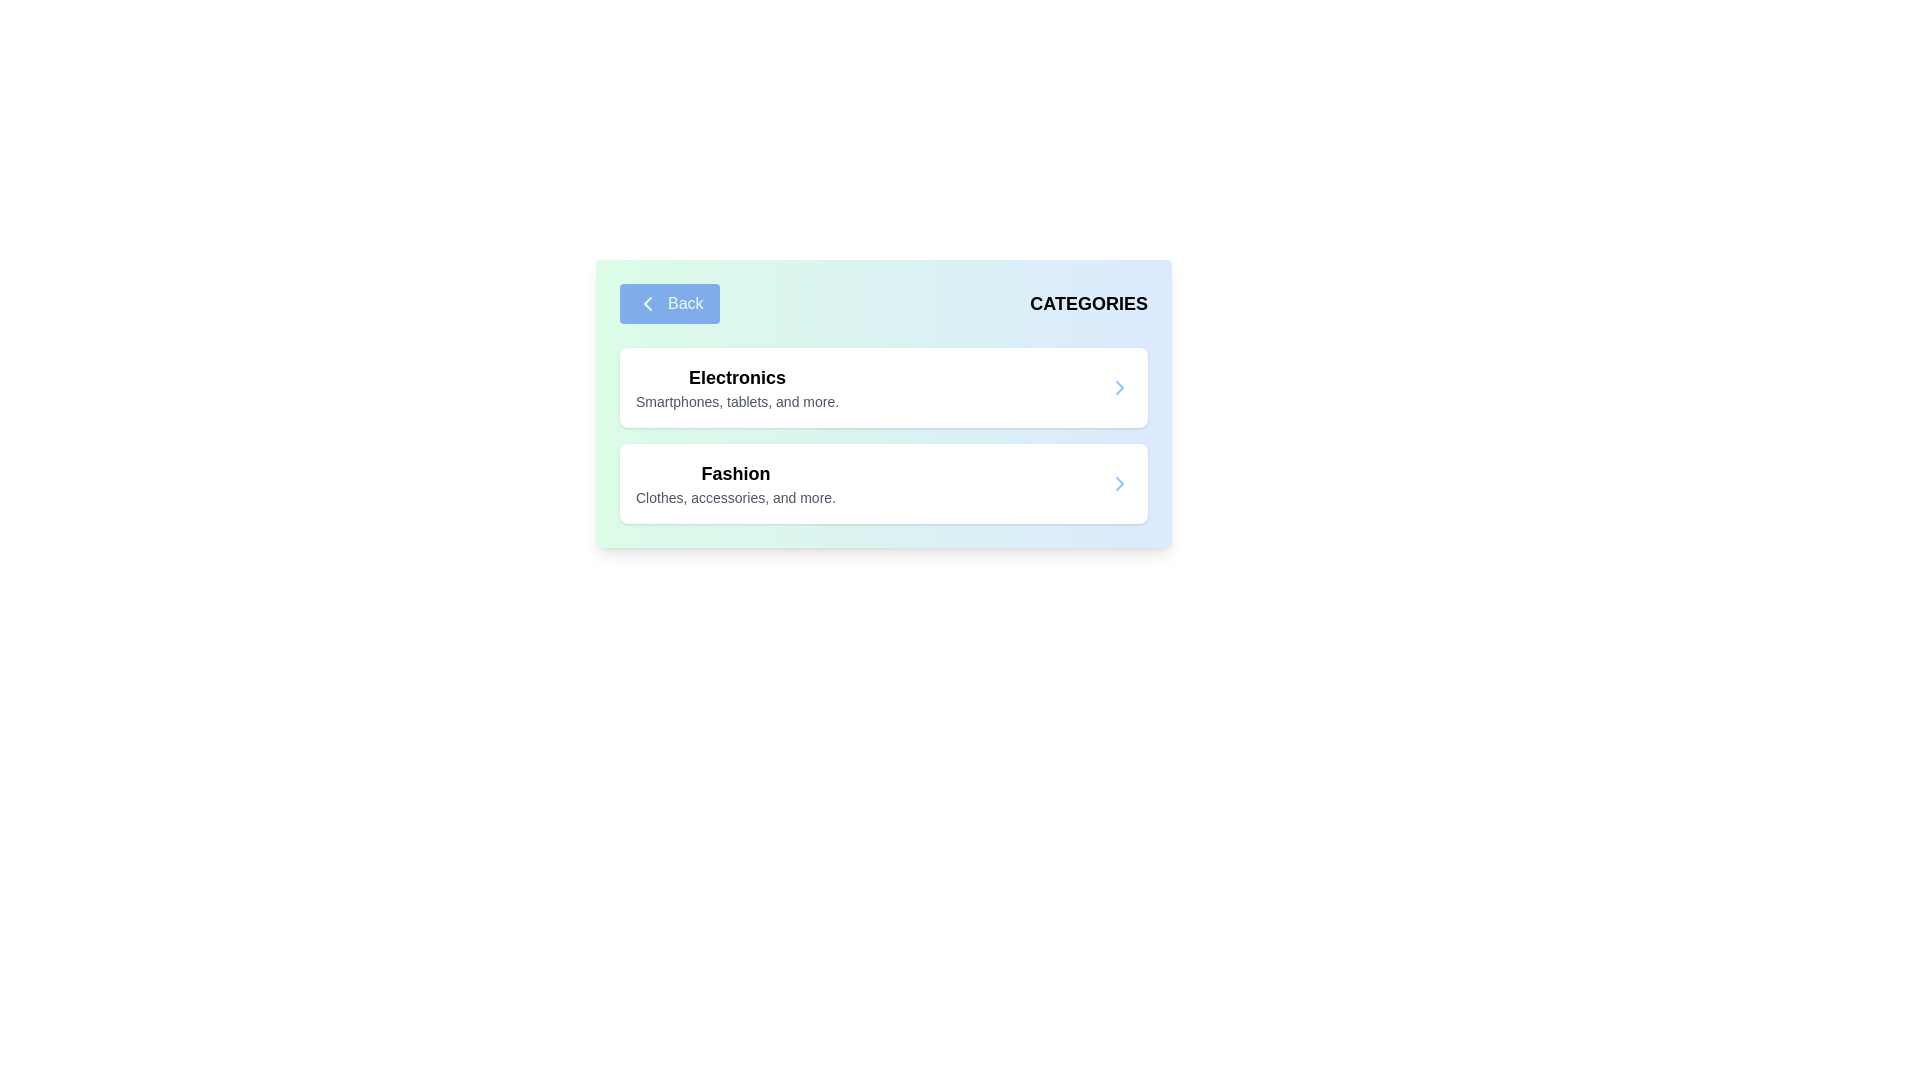 The width and height of the screenshot is (1920, 1080). Describe the element at coordinates (736, 378) in the screenshot. I see `the 'Electronics' text label, which serves as a category title indicating the associated section for Electronics` at that location.